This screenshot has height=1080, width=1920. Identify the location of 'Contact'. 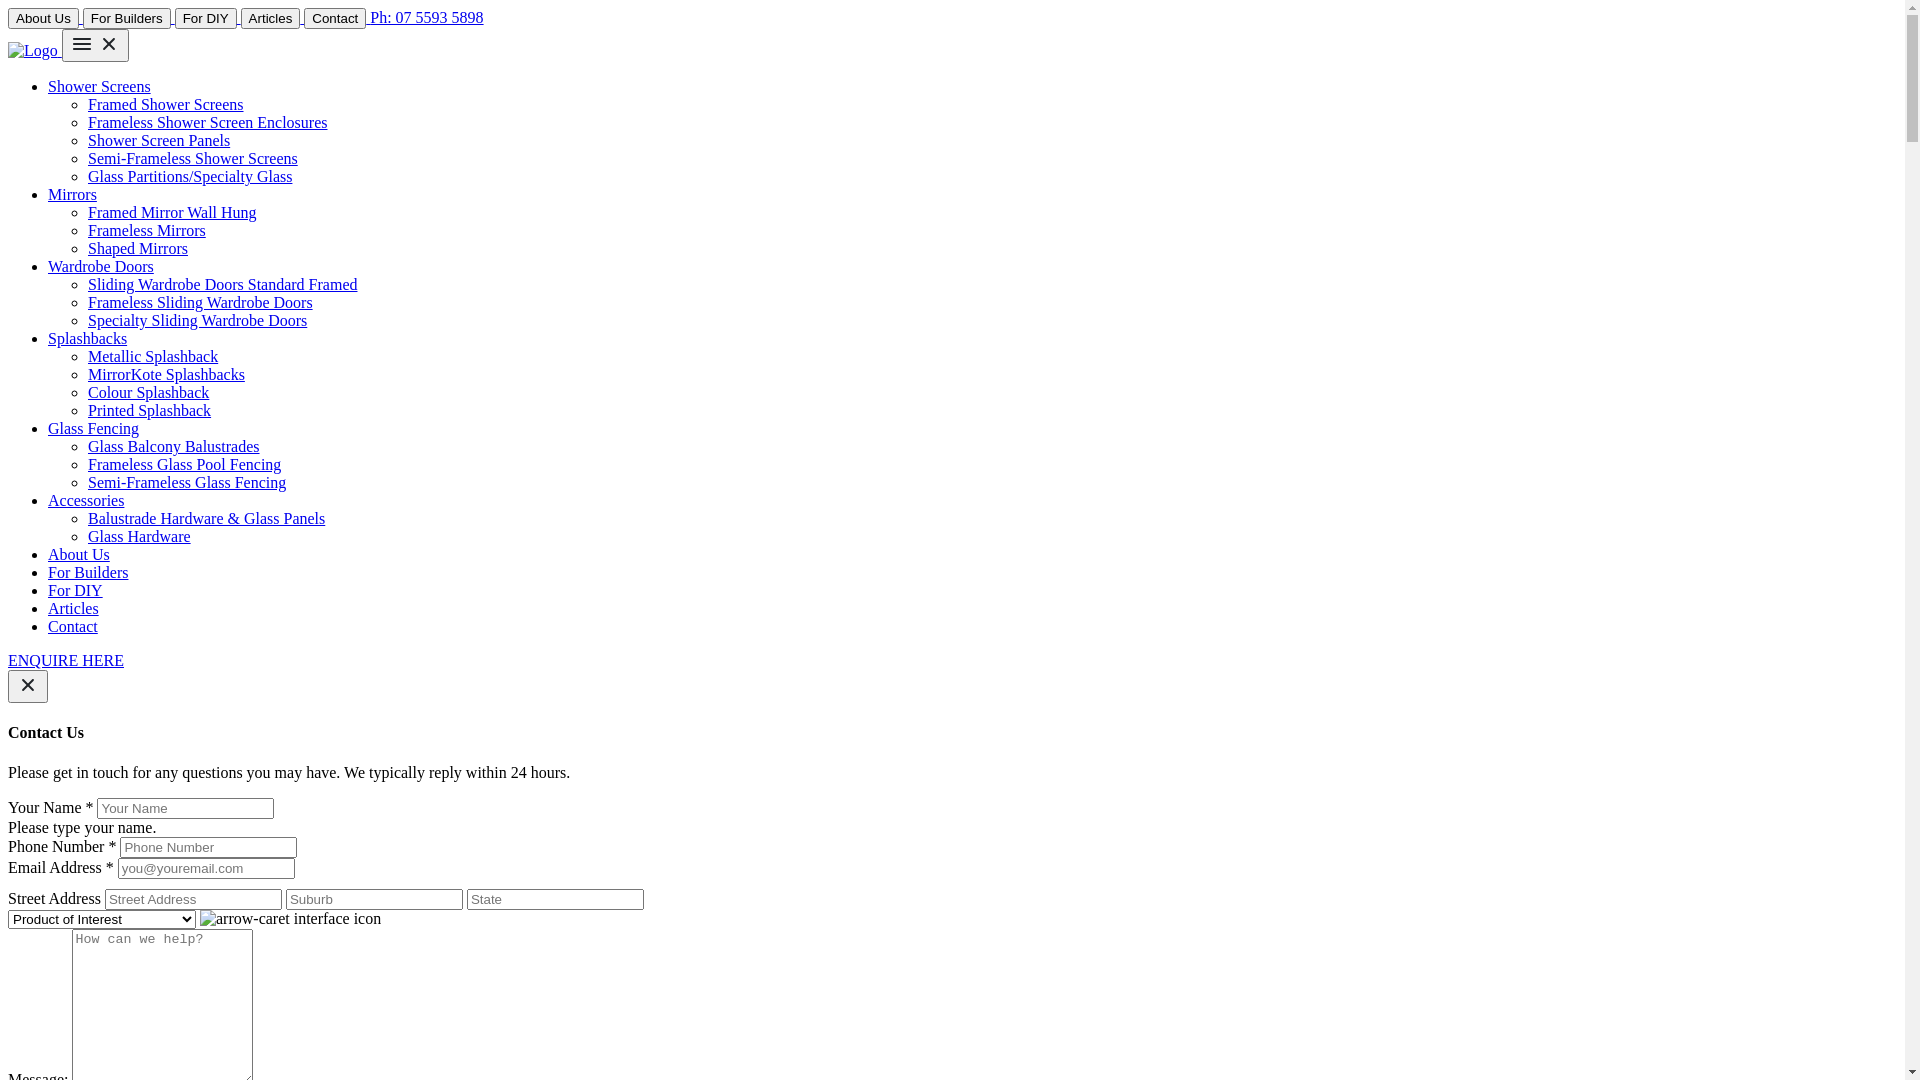
(302, 17).